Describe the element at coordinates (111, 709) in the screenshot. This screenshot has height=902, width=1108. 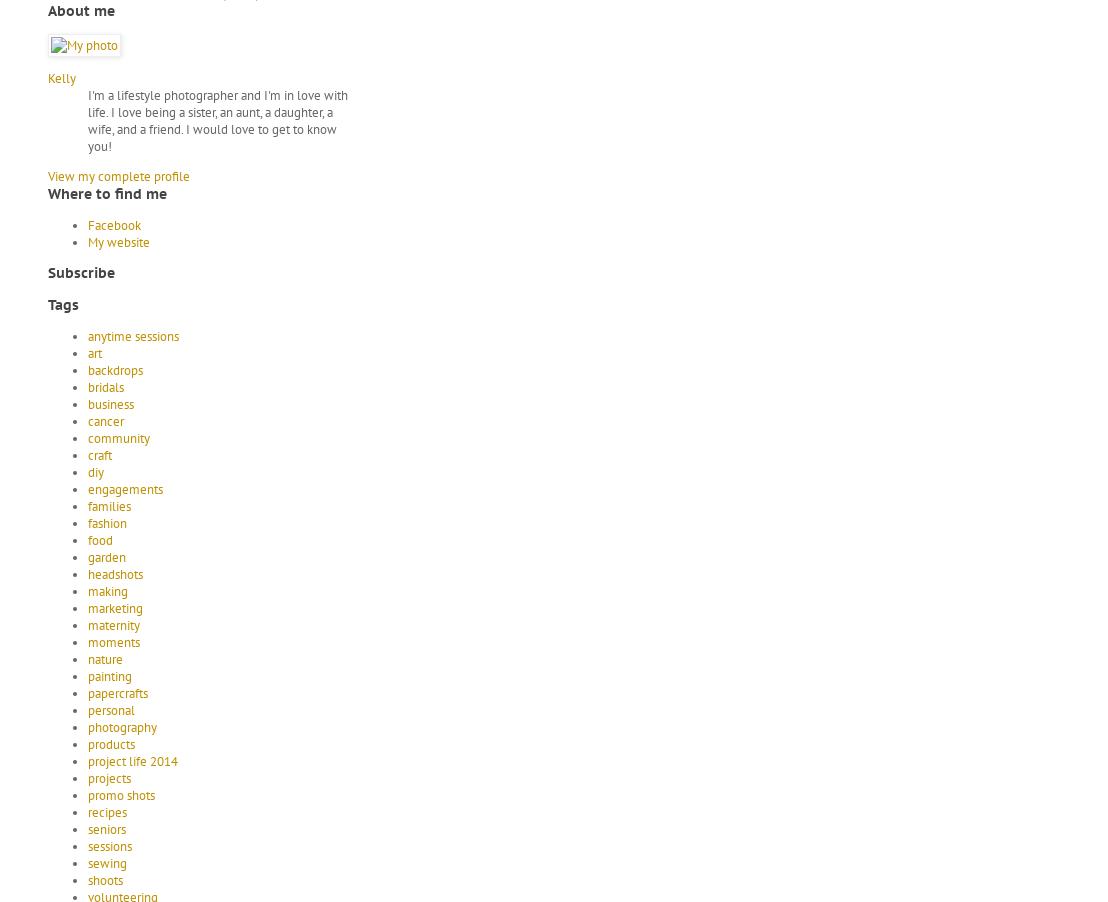
I see `'personal'` at that location.